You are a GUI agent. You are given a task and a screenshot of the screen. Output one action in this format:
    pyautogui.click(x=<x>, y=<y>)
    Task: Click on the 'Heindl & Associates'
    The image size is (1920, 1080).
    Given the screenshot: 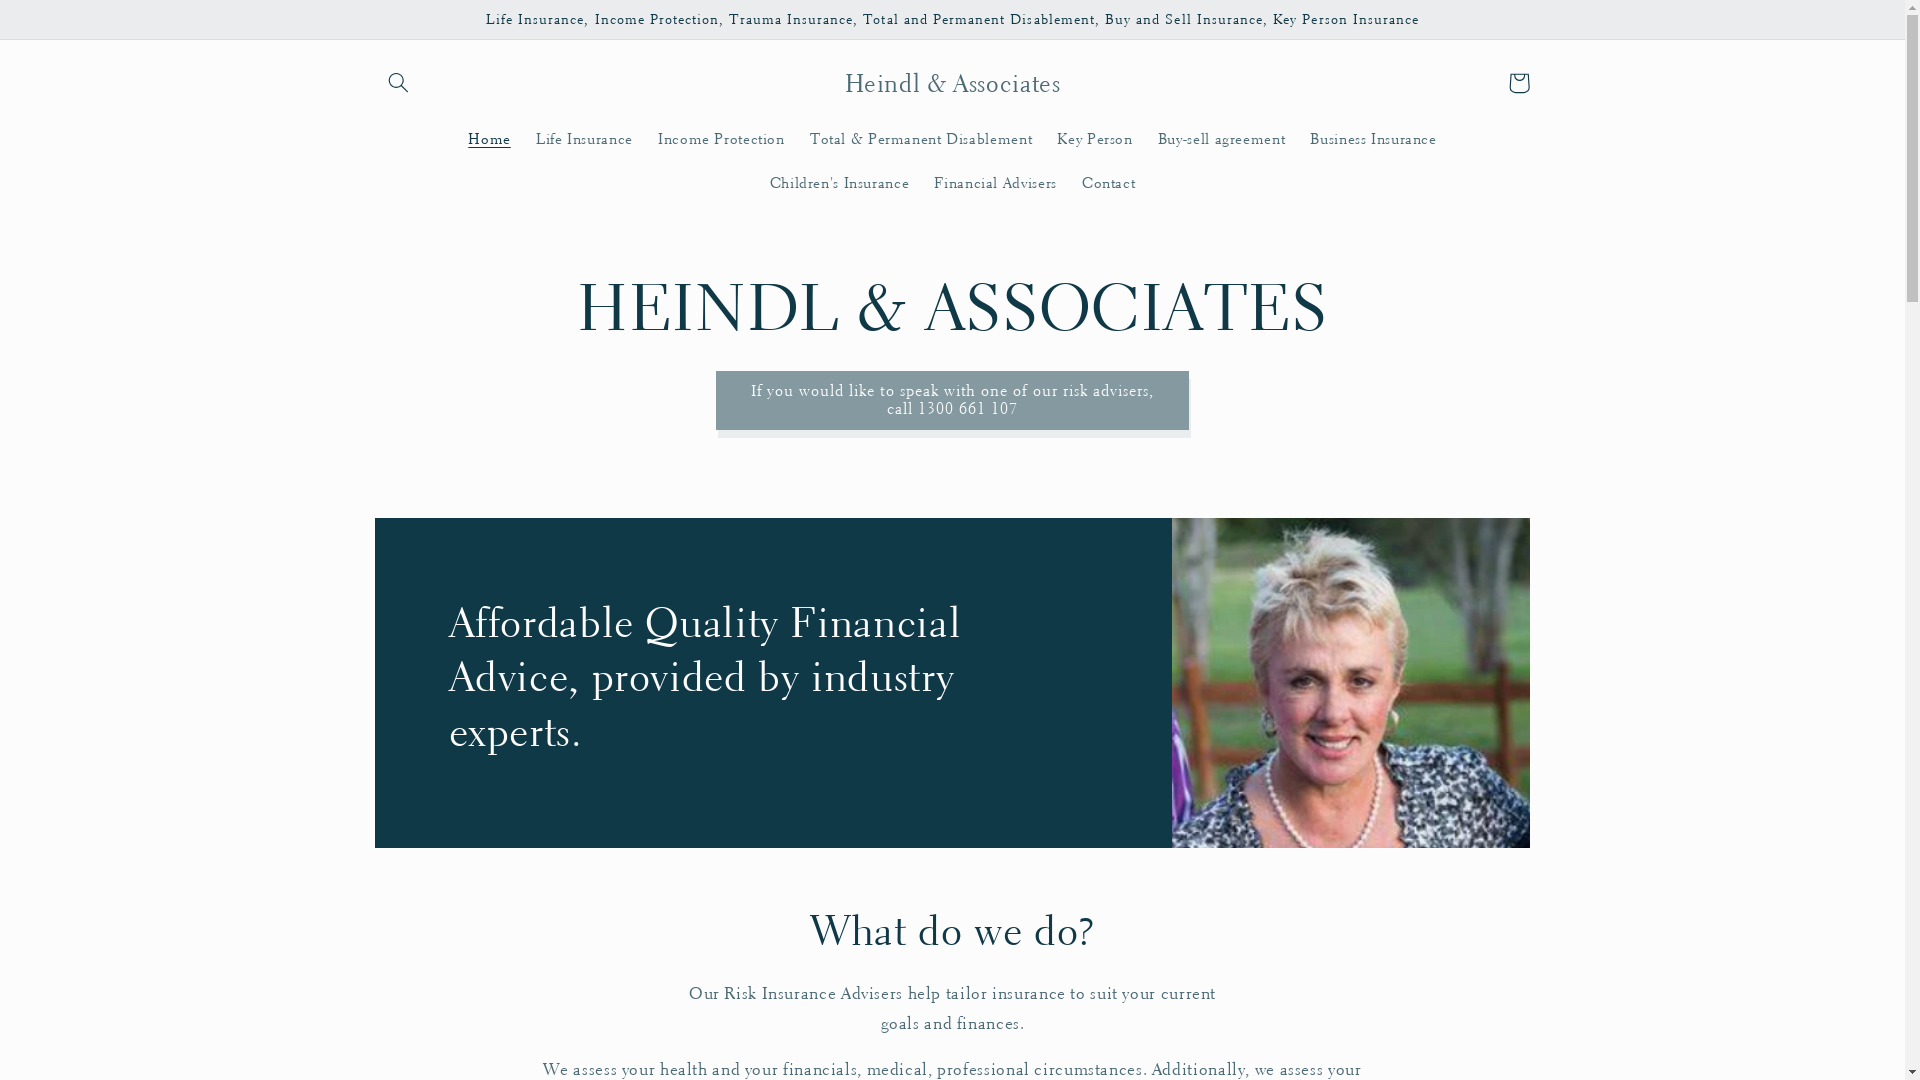 What is the action you would take?
    pyautogui.click(x=952, y=81)
    